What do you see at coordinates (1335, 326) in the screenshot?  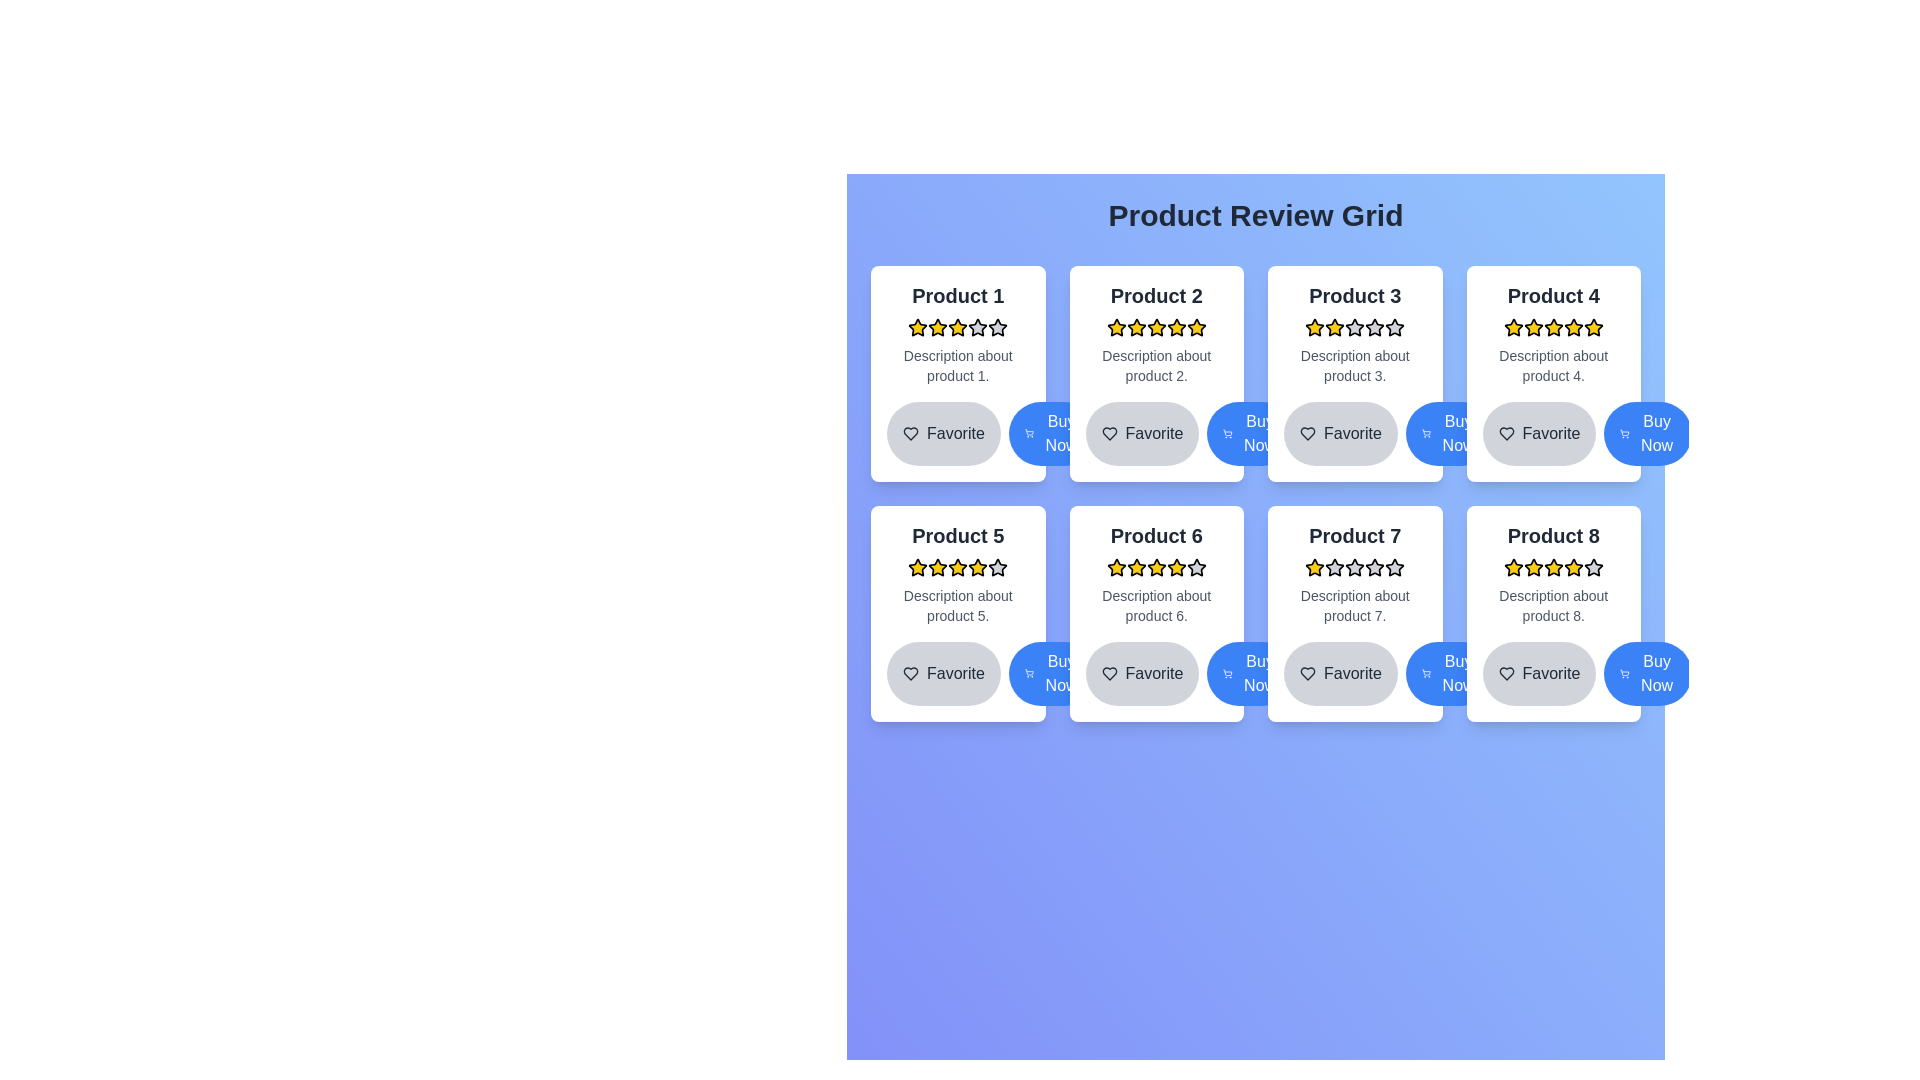 I see `the third star icon in the rating component for 'Product 3', which is styled with a yellow fill color and black outline` at bounding box center [1335, 326].